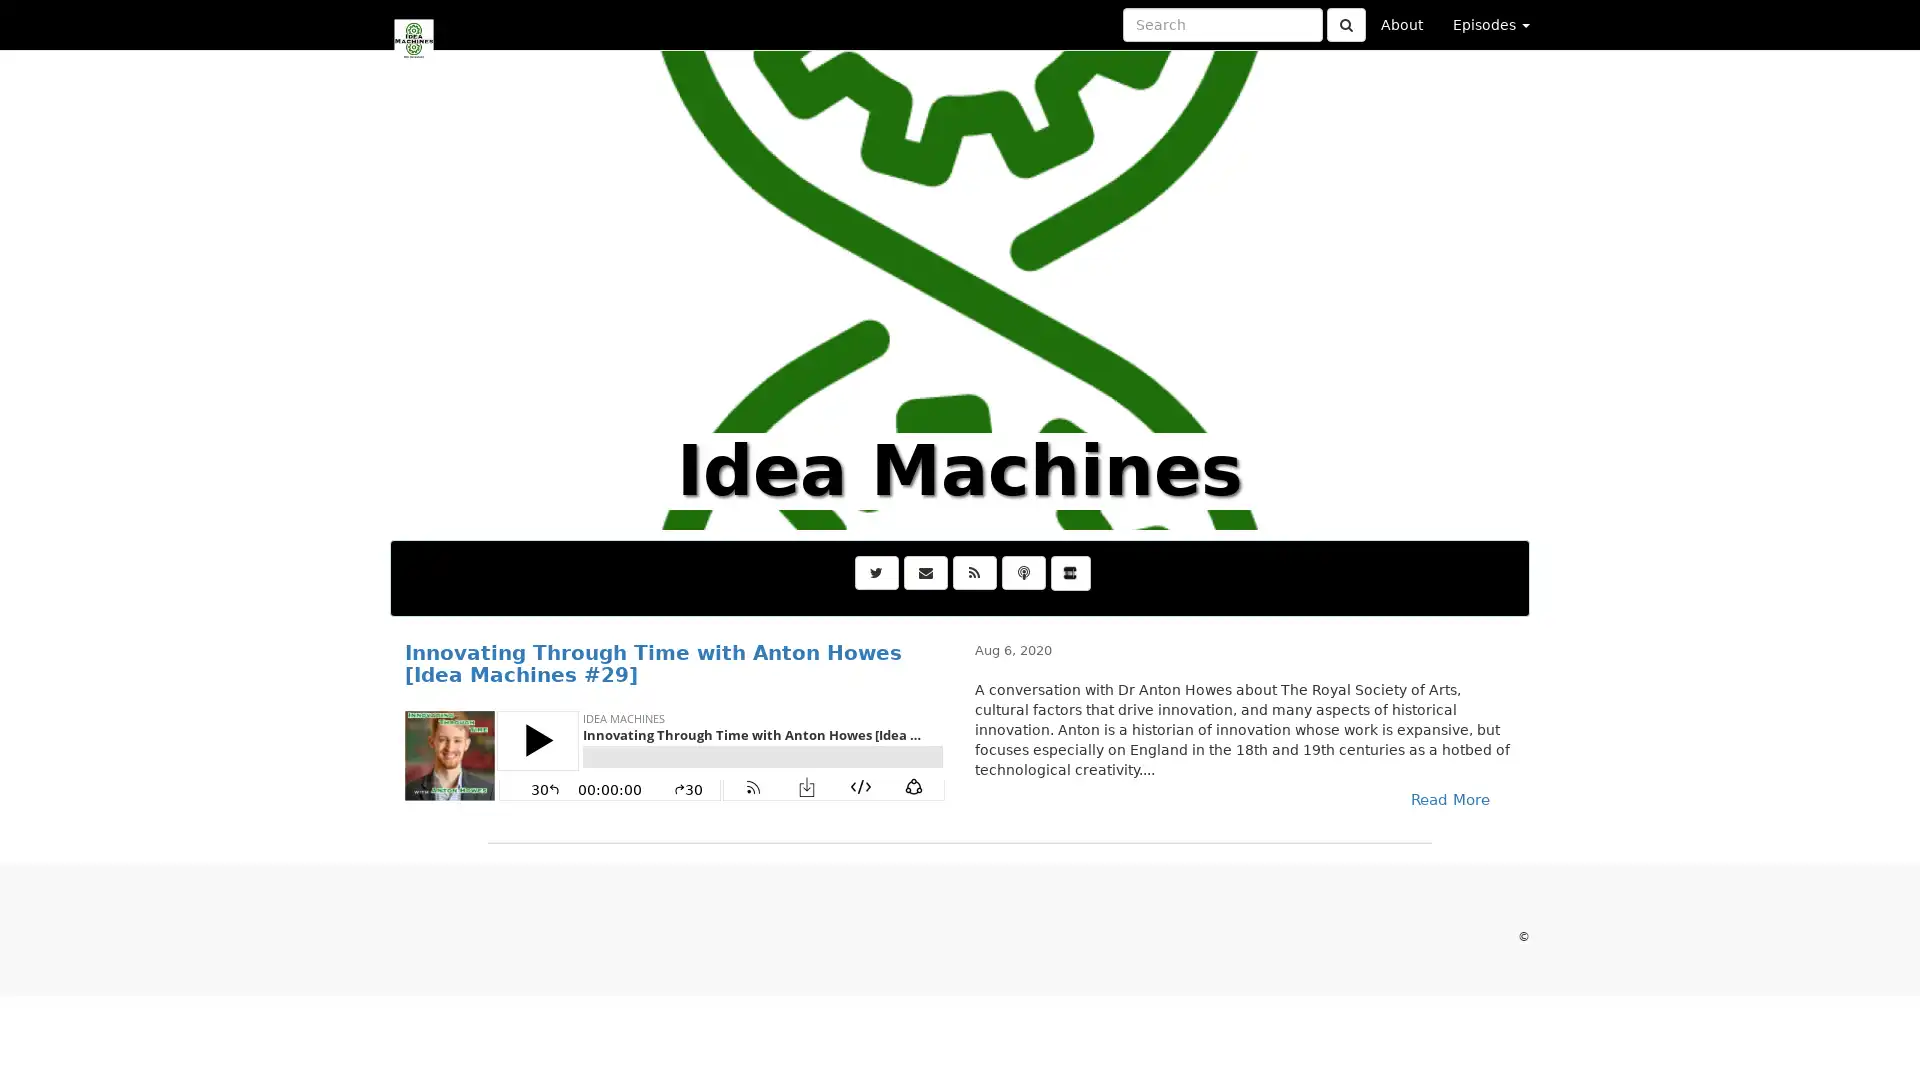 Image resolution: width=1920 pixels, height=1080 pixels. What do you see at coordinates (1346, 24) in the screenshot?
I see `Click to submit search` at bounding box center [1346, 24].